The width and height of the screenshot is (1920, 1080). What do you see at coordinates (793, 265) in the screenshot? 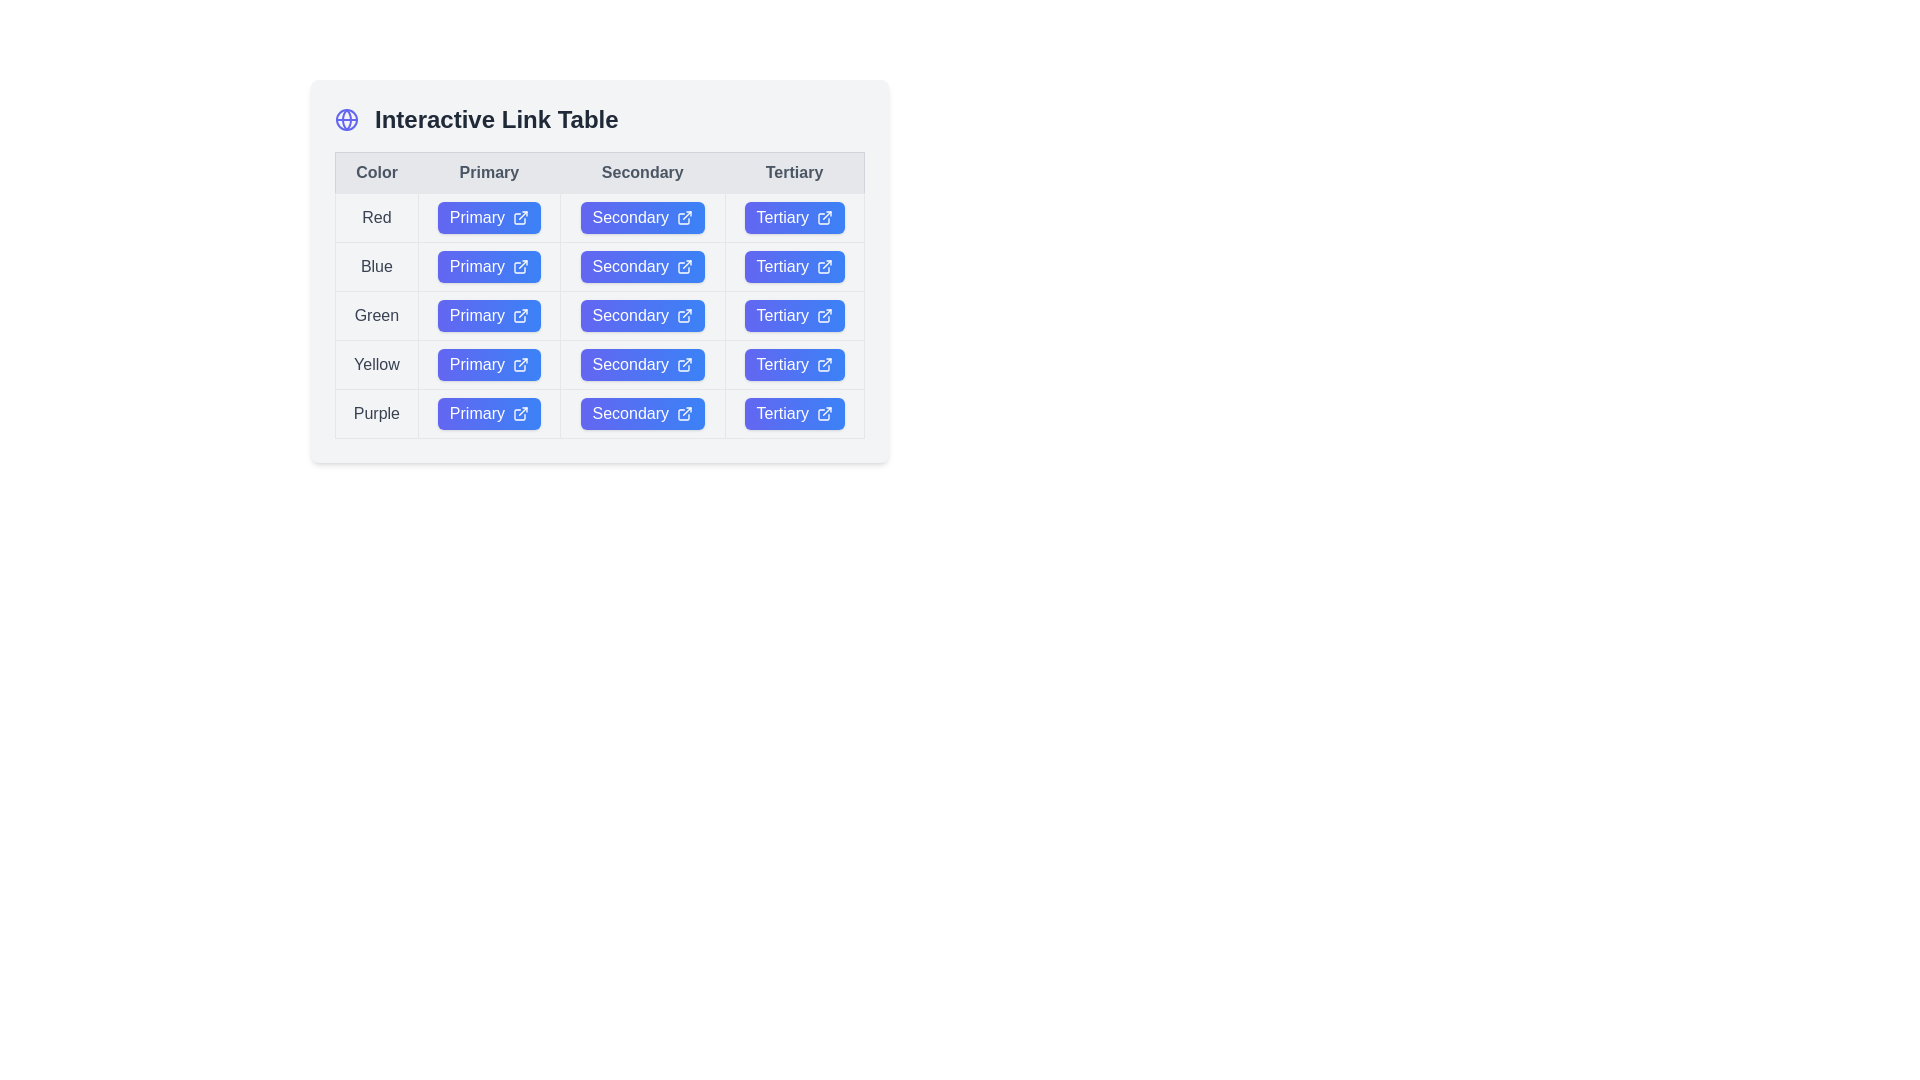
I see `the button in the 'Tertiary' column of the second row, which is associated with the 'Blue' category` at bounding box center [793, 265].